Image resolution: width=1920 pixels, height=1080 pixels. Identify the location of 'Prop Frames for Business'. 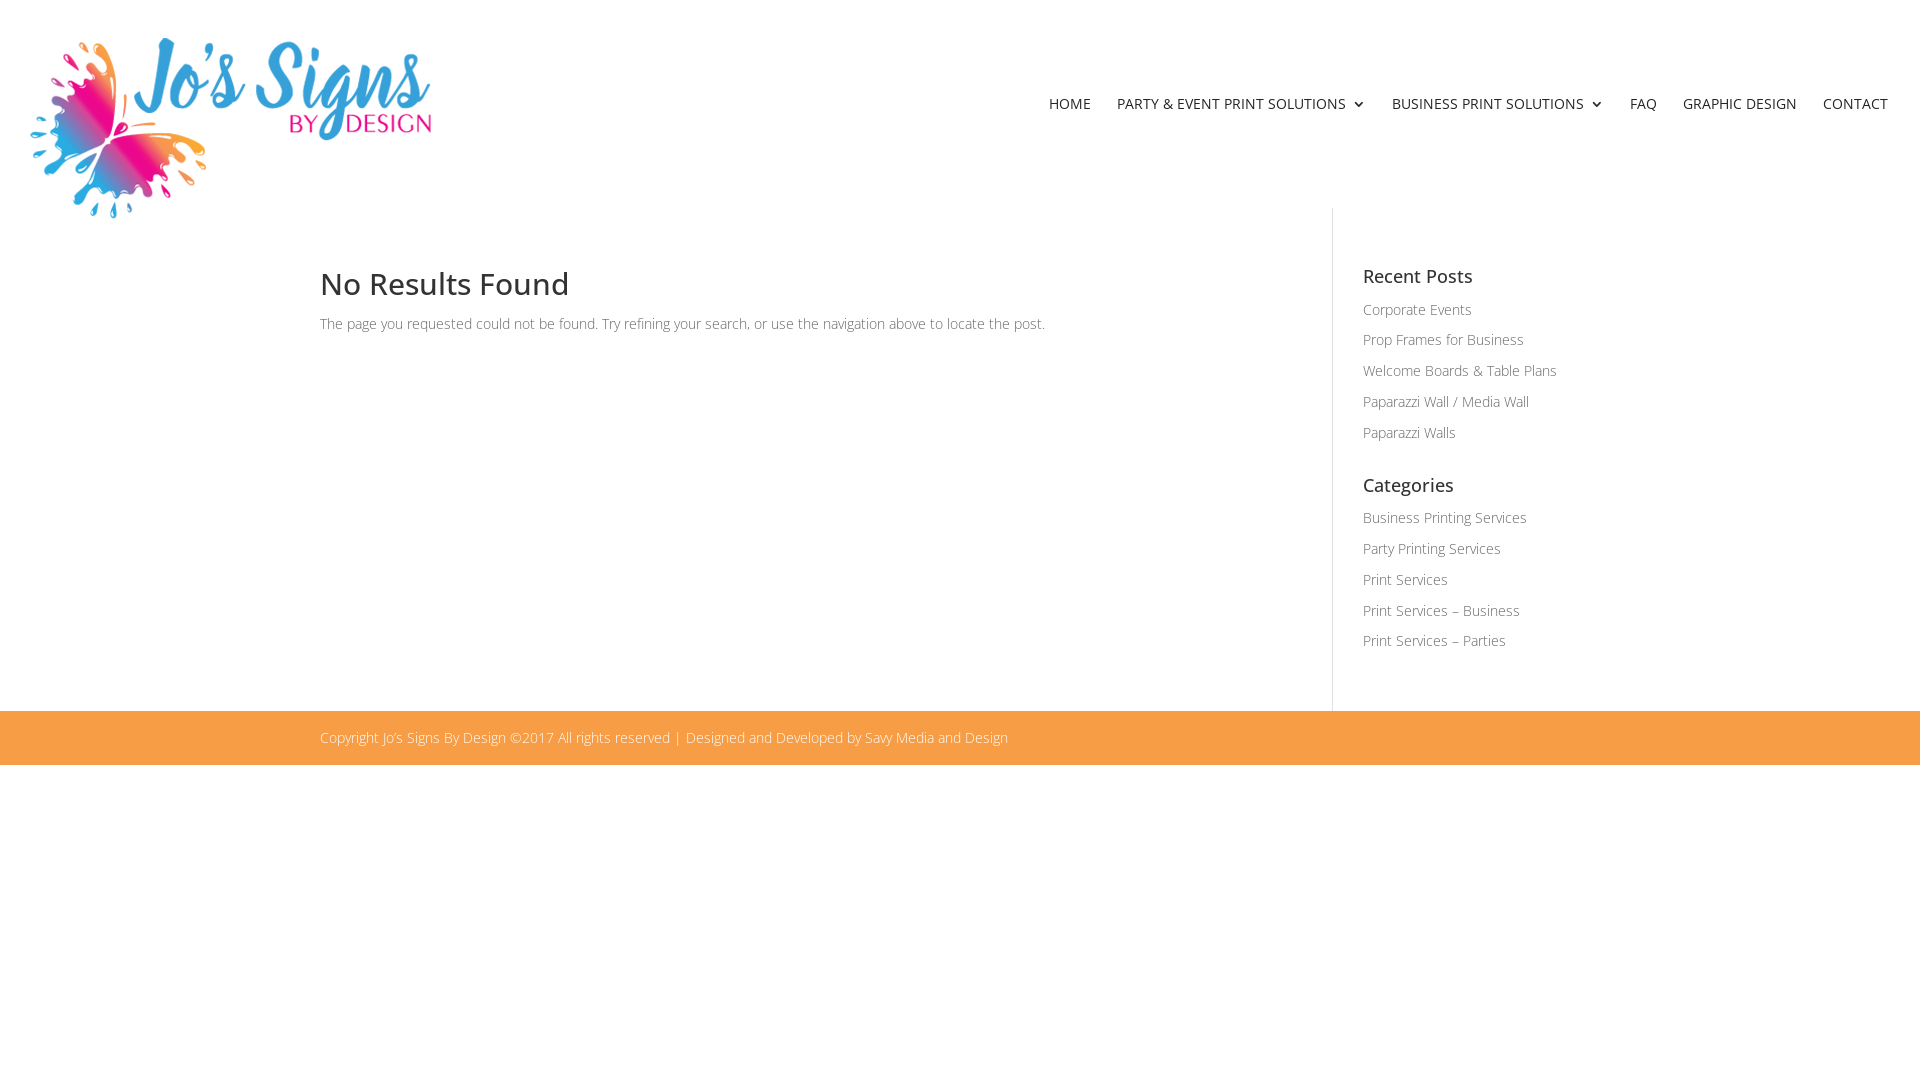
(1443, 338).